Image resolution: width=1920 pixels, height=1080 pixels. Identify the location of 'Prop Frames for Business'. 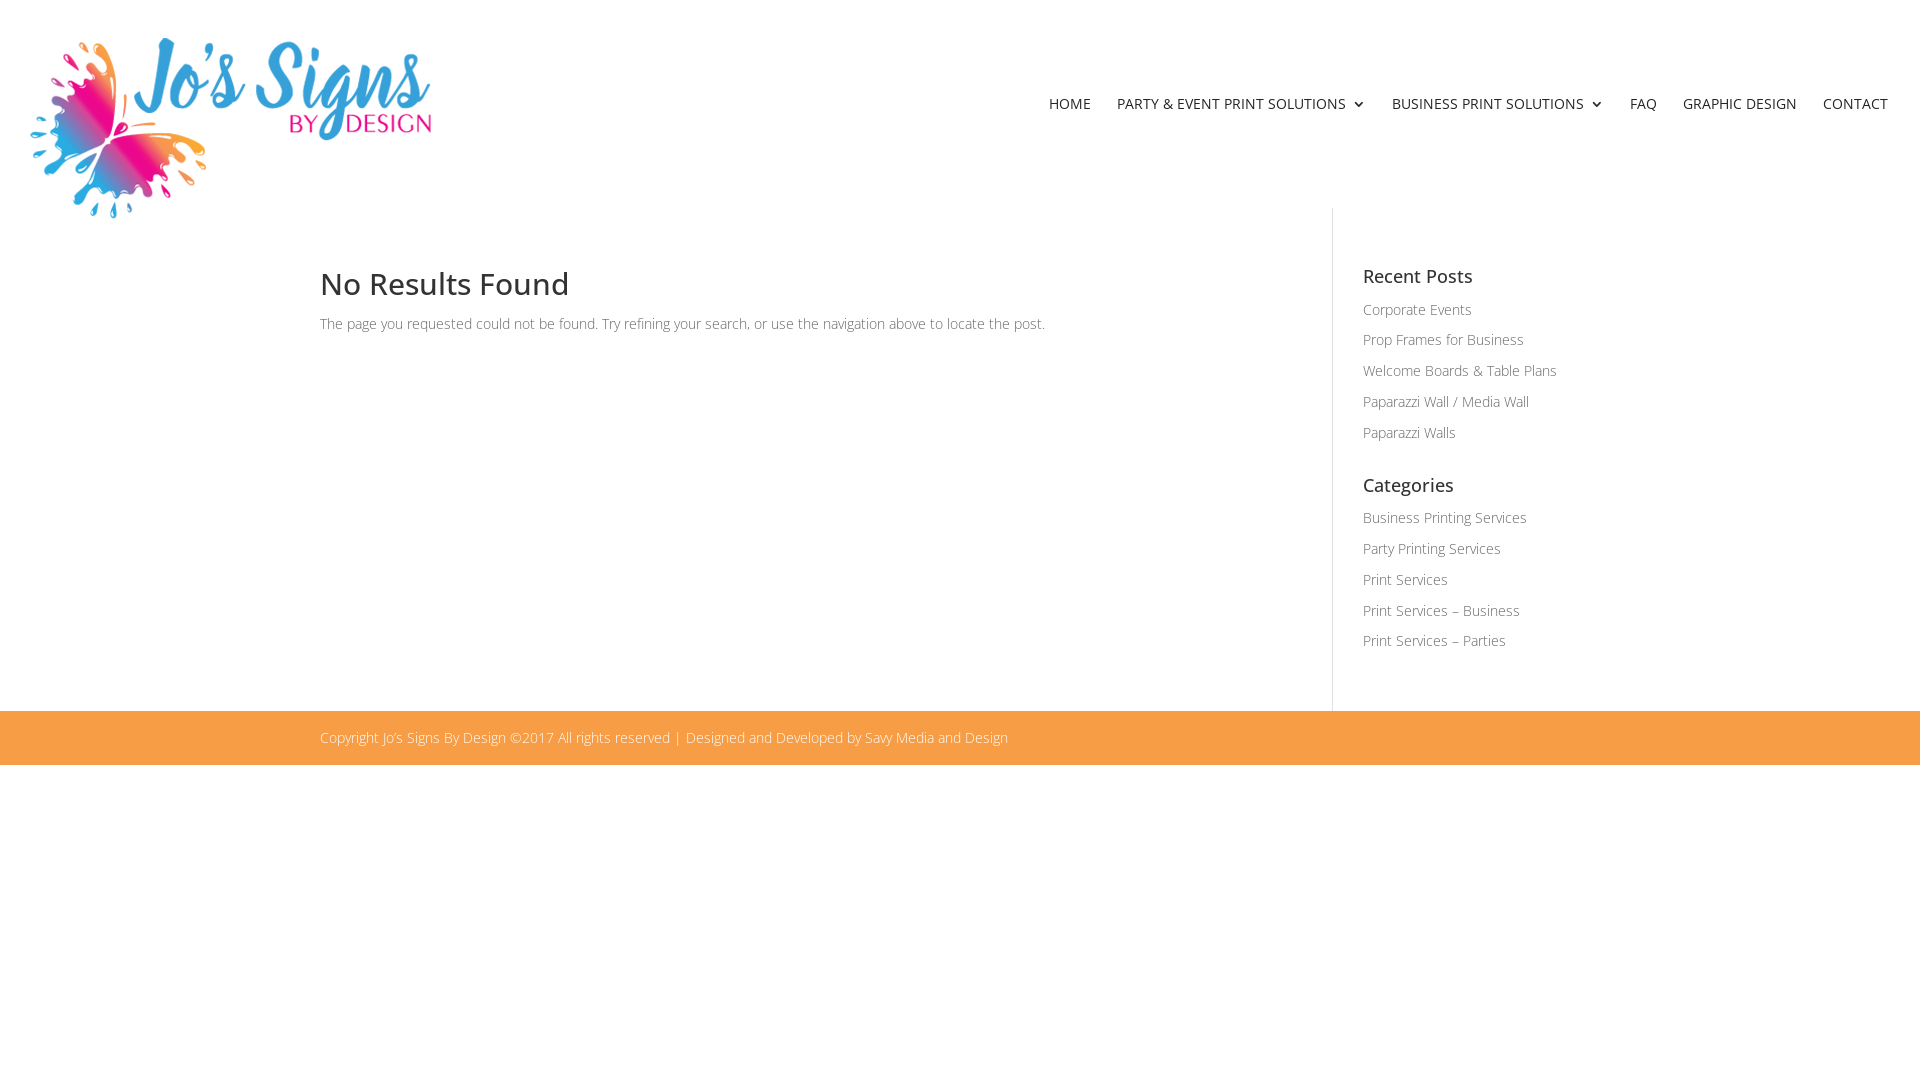
(1443, 338).